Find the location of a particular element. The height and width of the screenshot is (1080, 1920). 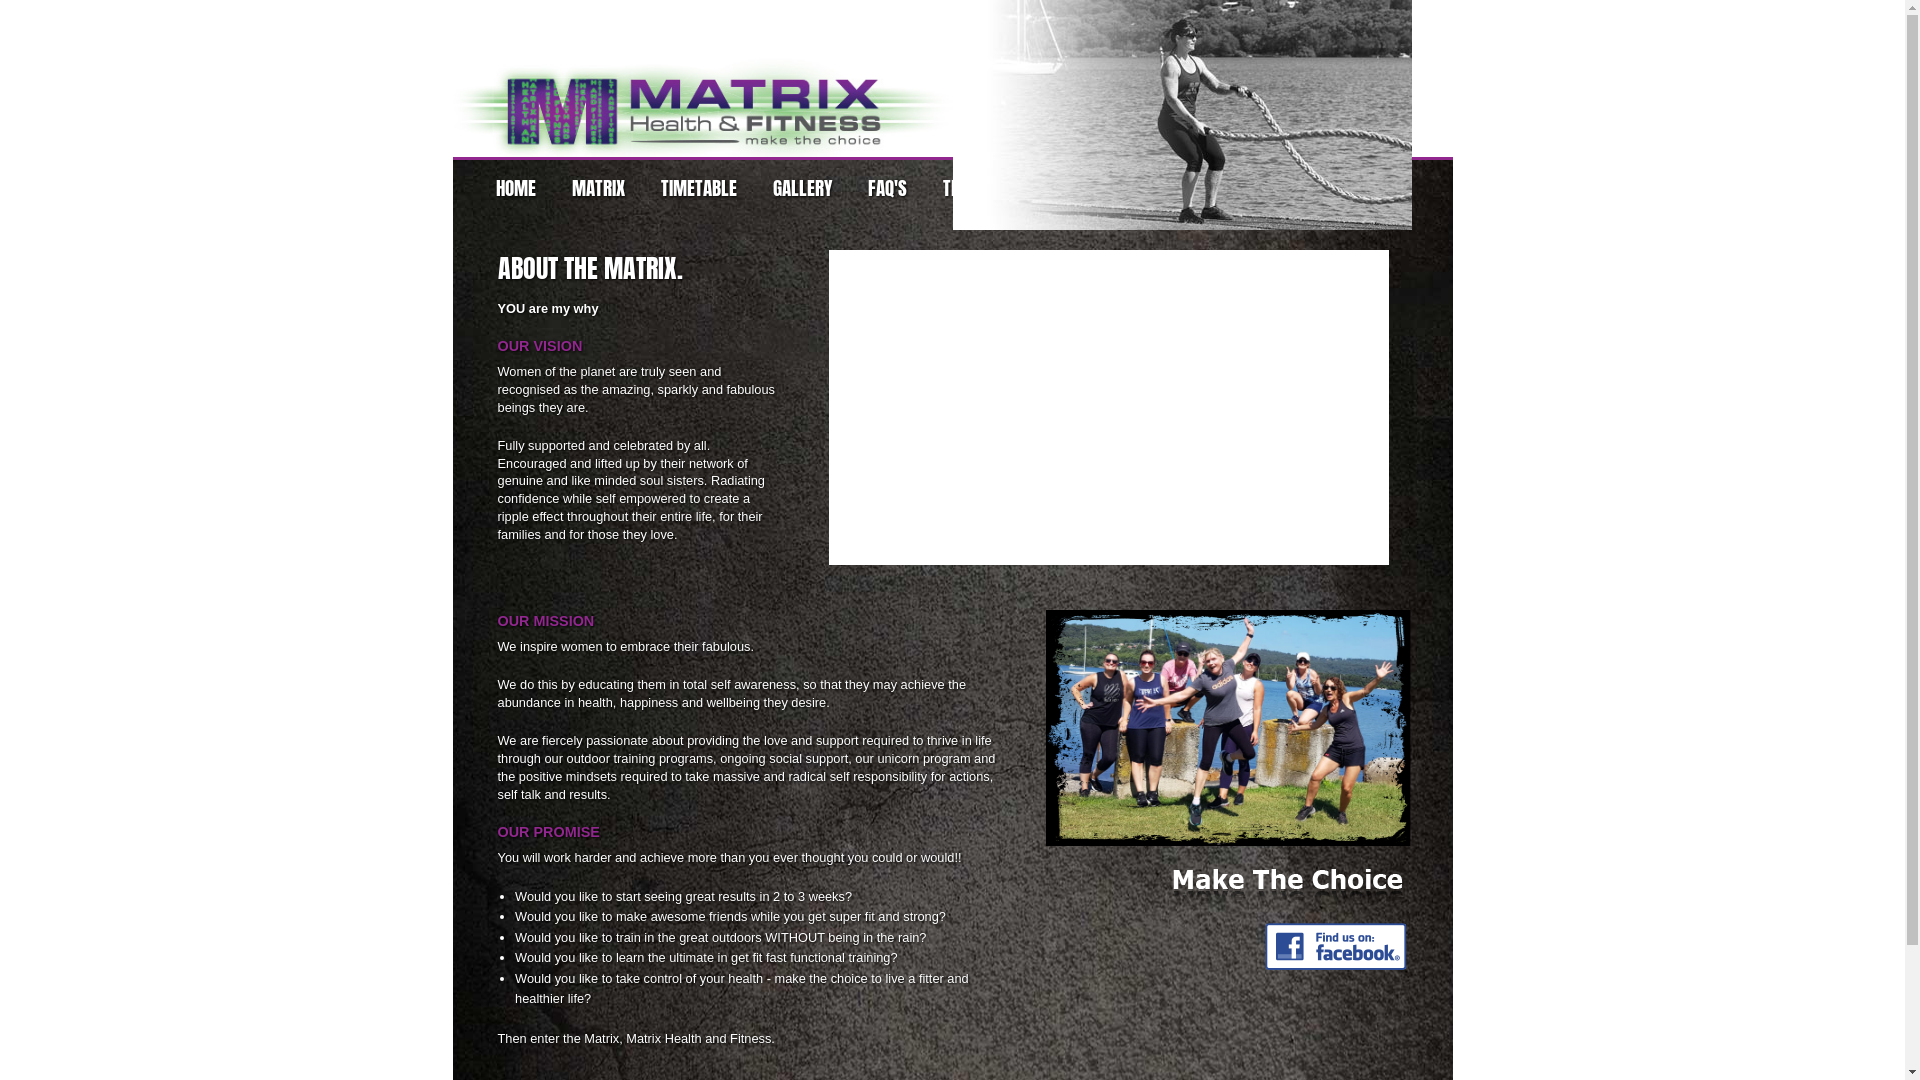

'MY STORY' is located at coordinates (1111, 187).